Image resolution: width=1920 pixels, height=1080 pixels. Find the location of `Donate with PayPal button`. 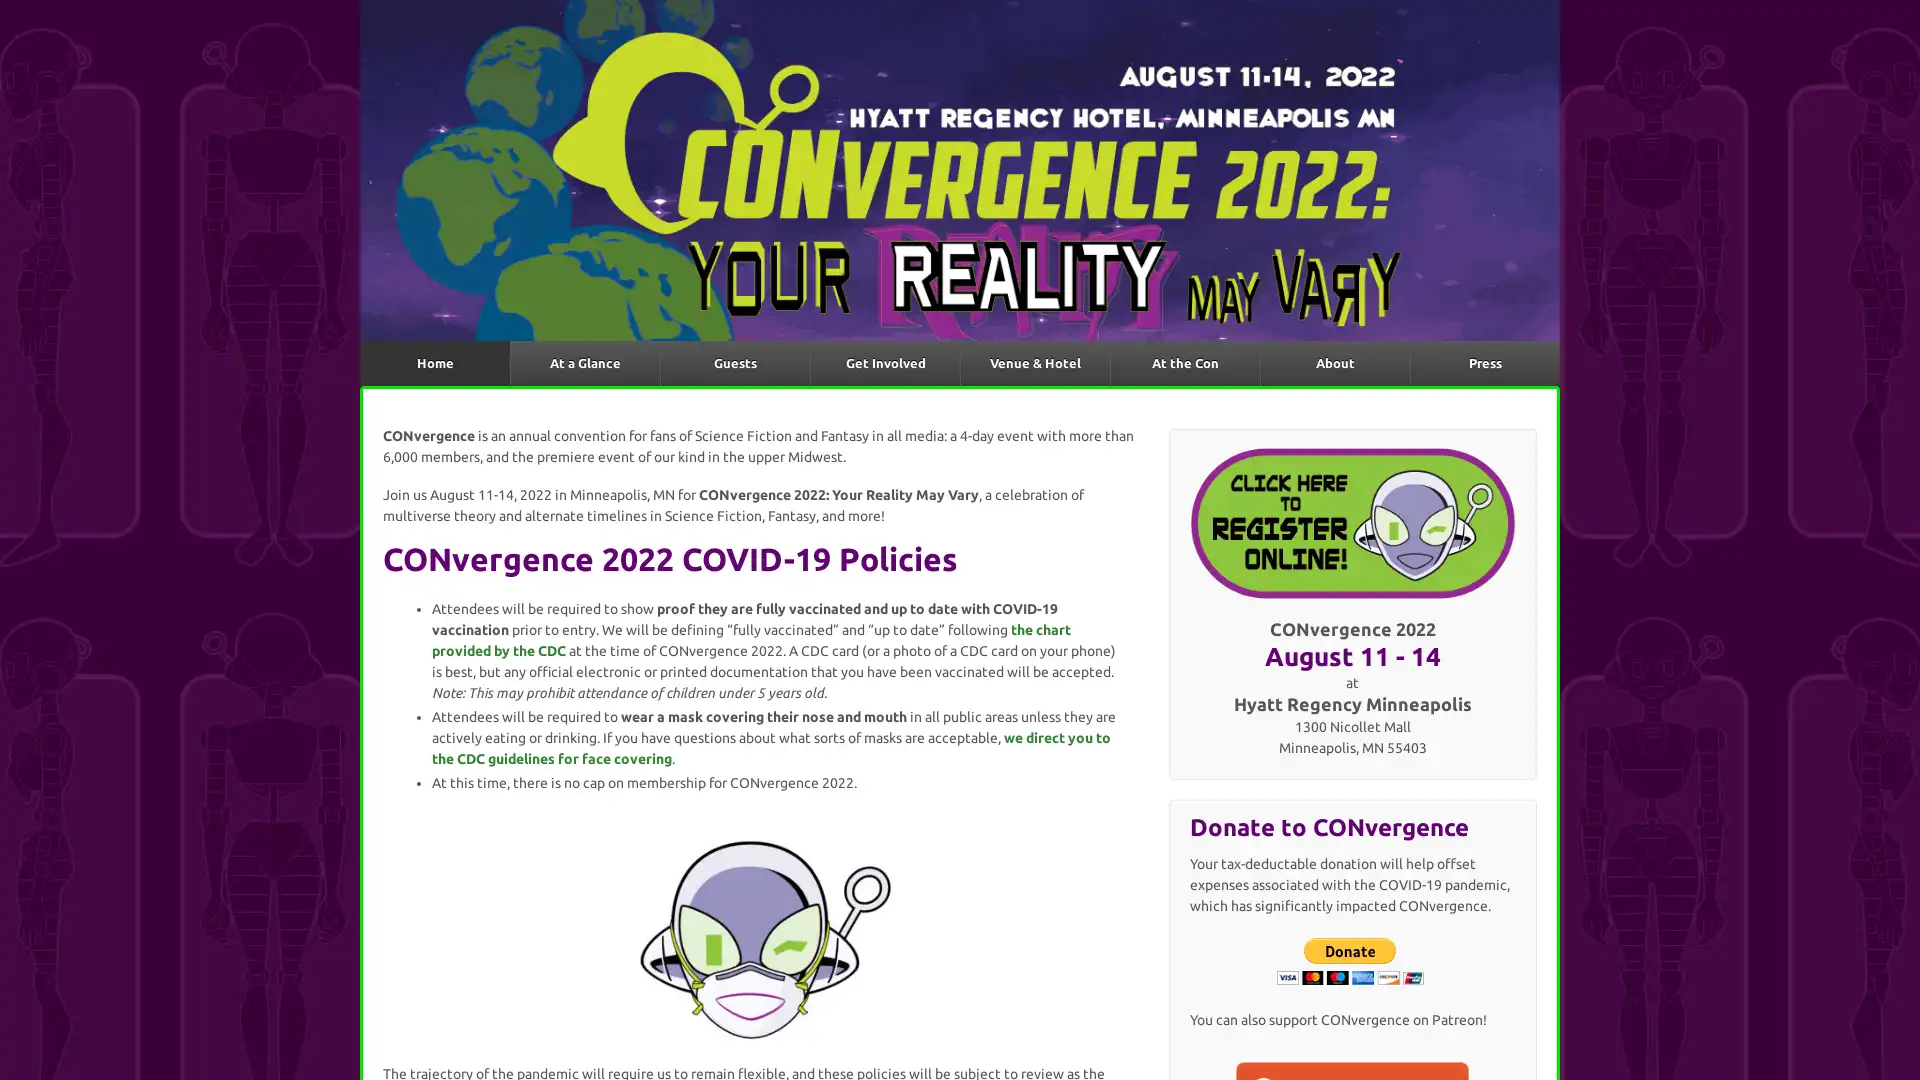

Donate with PayPal button is located at coordinates (1349, 959).